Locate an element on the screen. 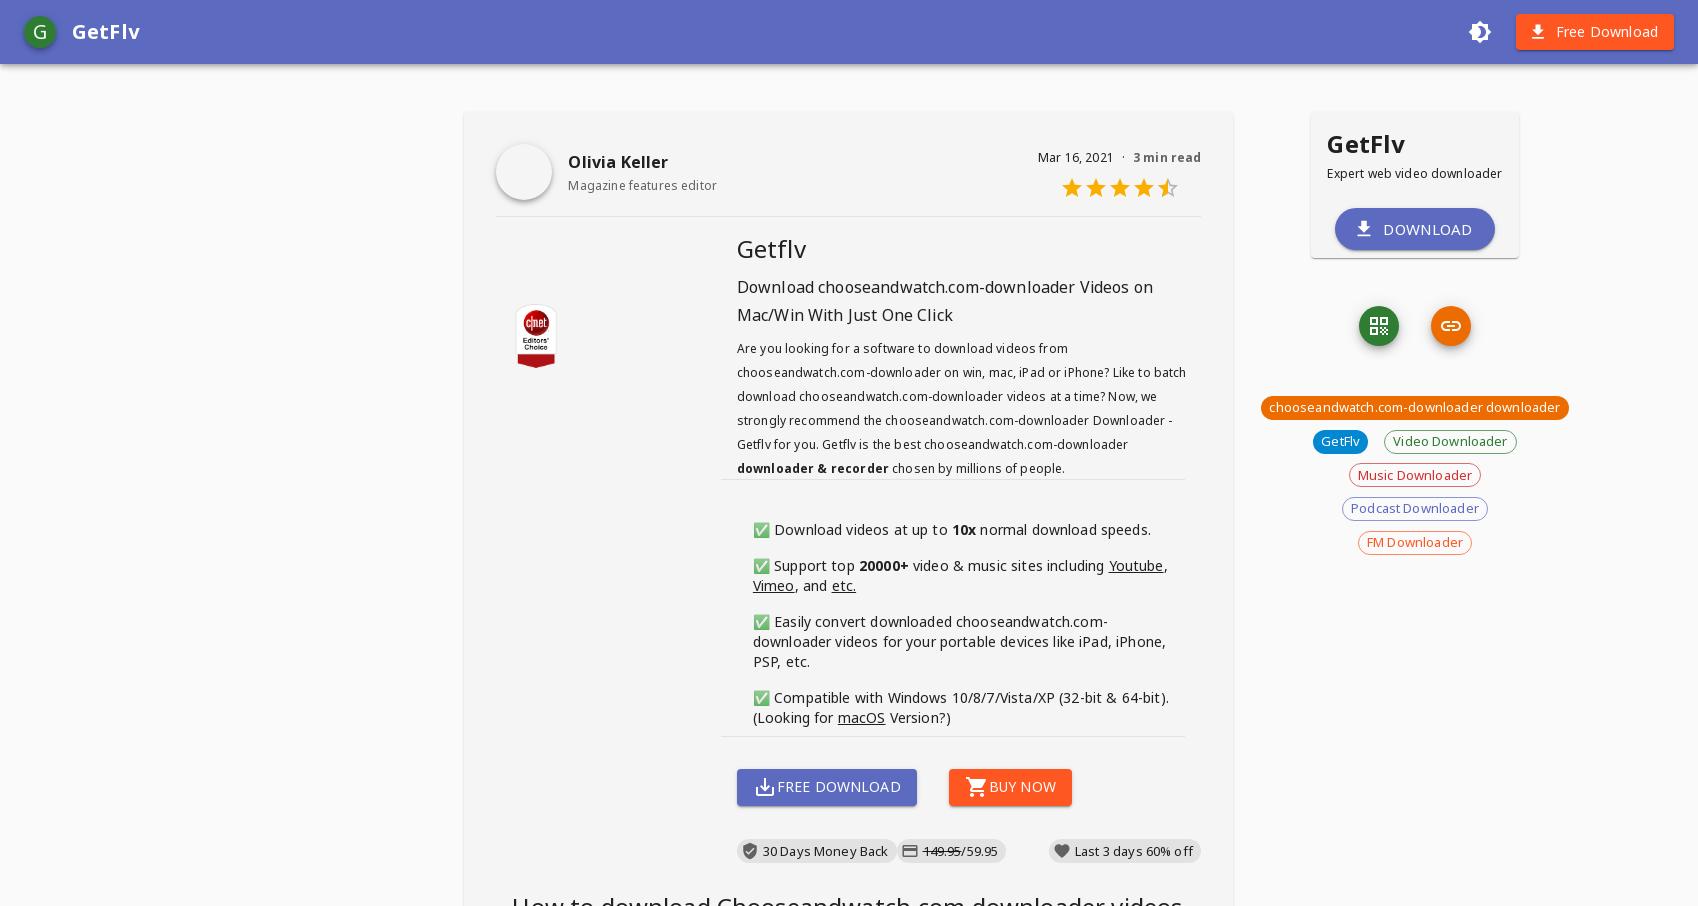 This screenshot has height=906, width=1698. 'Are you looking for a software to download videos from' is located at coordinates (901, 348).